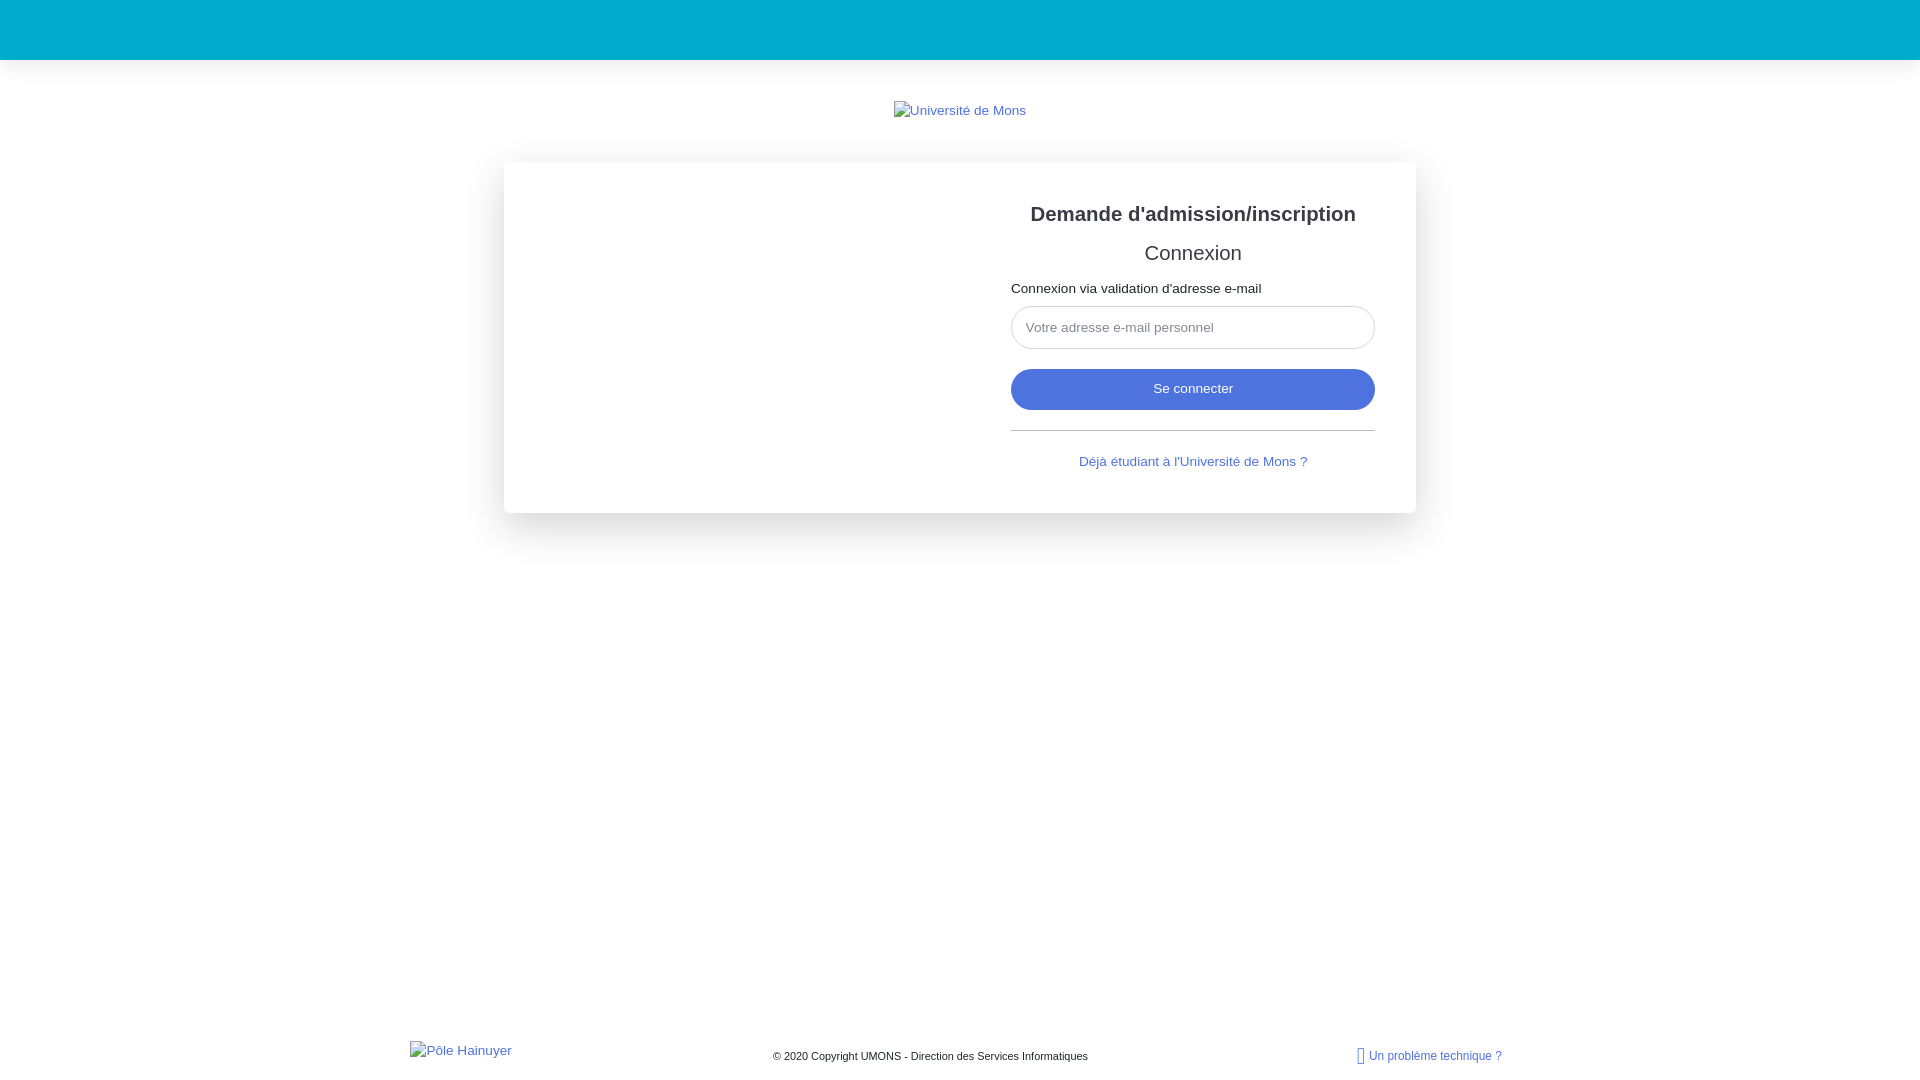  Describe the element at coordinates (1193, 389) in the screenshot. I see `'Se connecter'` at that location.